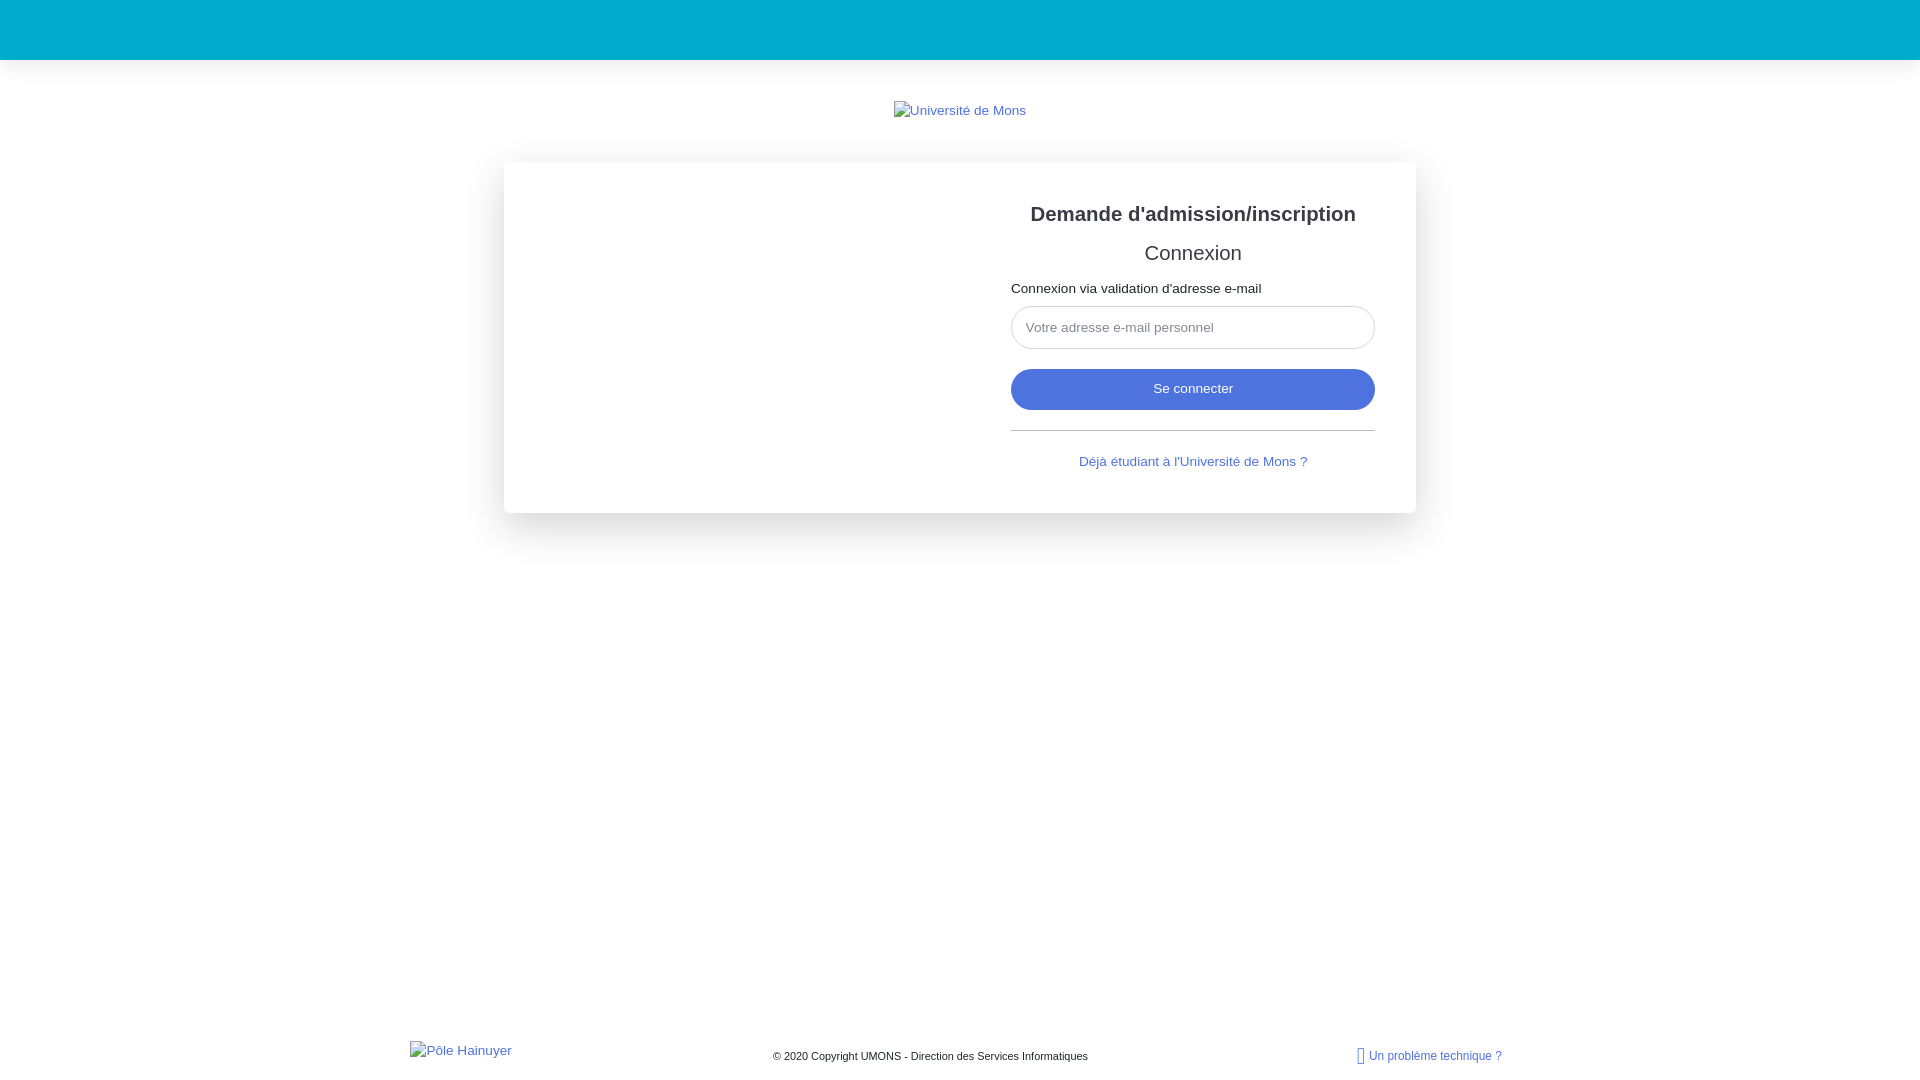  Describe the element at coordinates (1193, 389) in the screenshot. I see `'Se connecter'` at that location.